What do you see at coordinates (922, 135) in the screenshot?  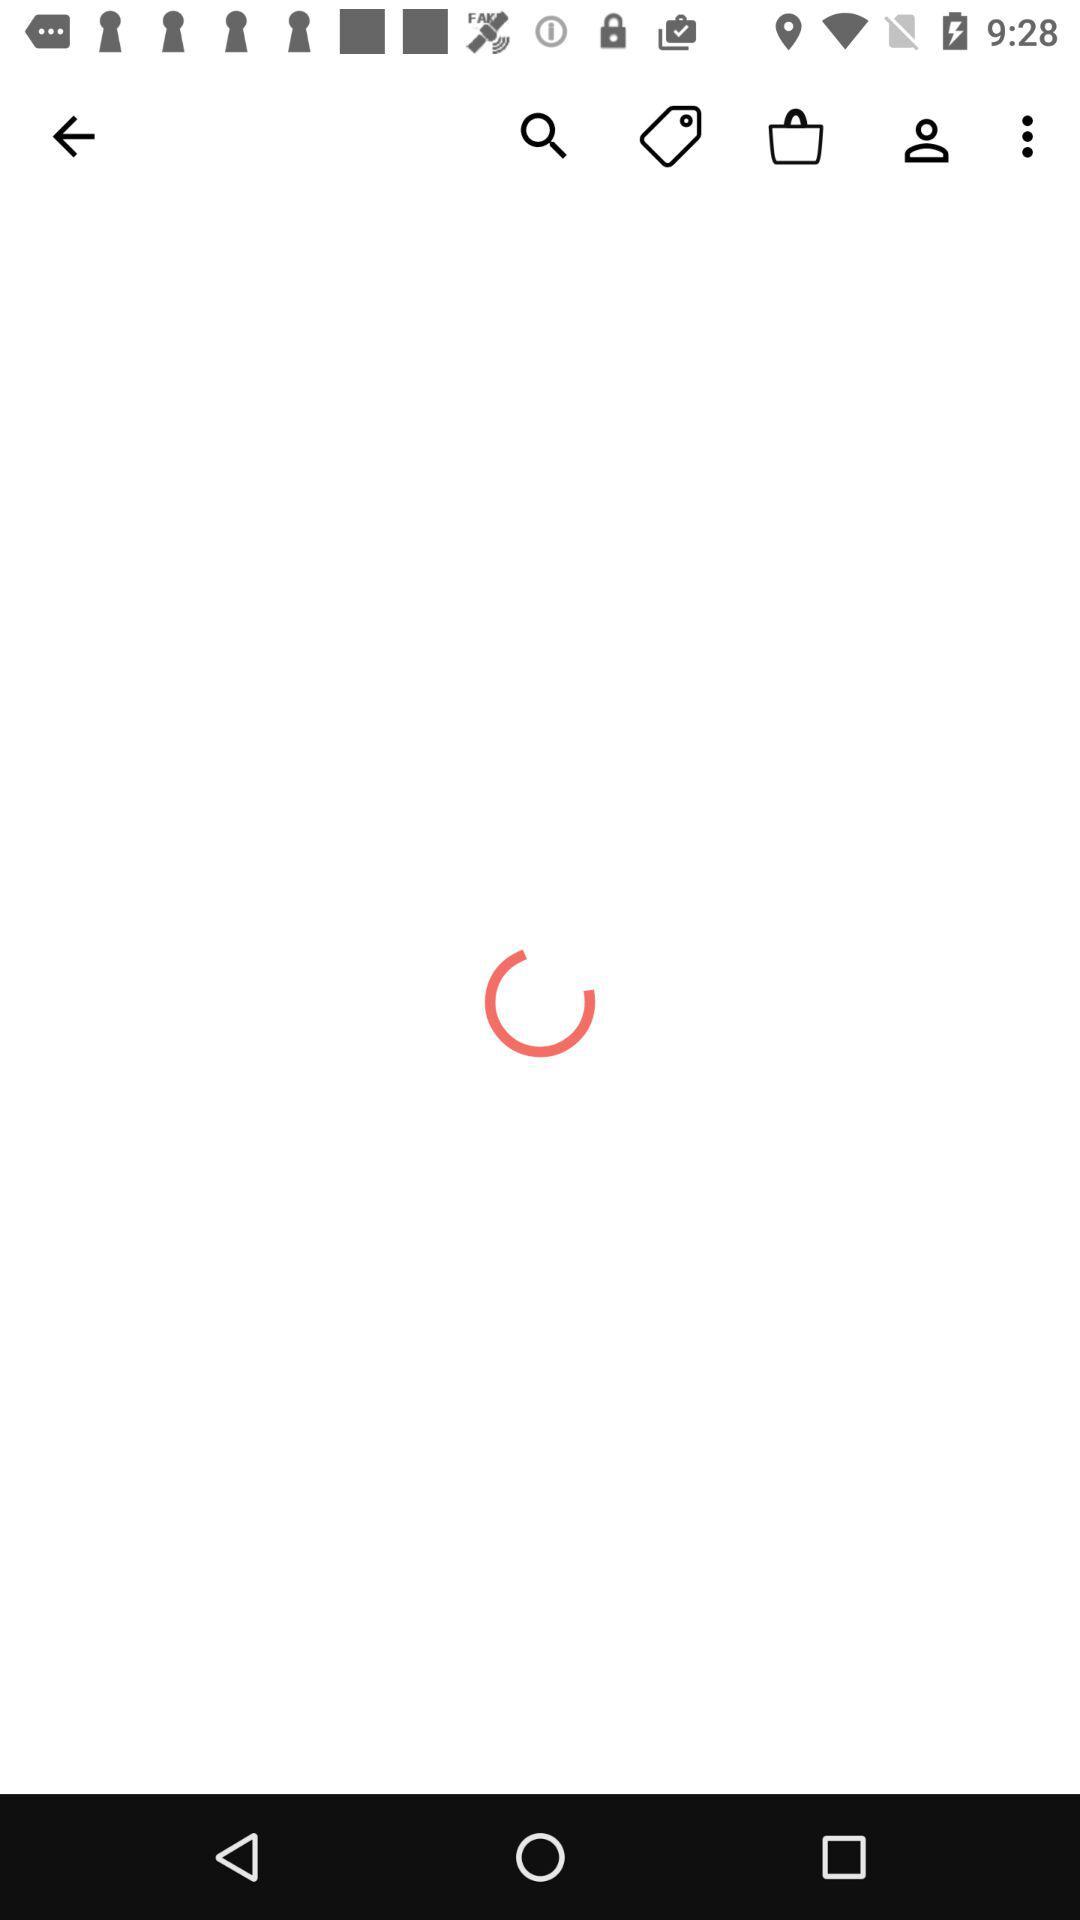 I see `the profile button` at bounding box center [922, 135].